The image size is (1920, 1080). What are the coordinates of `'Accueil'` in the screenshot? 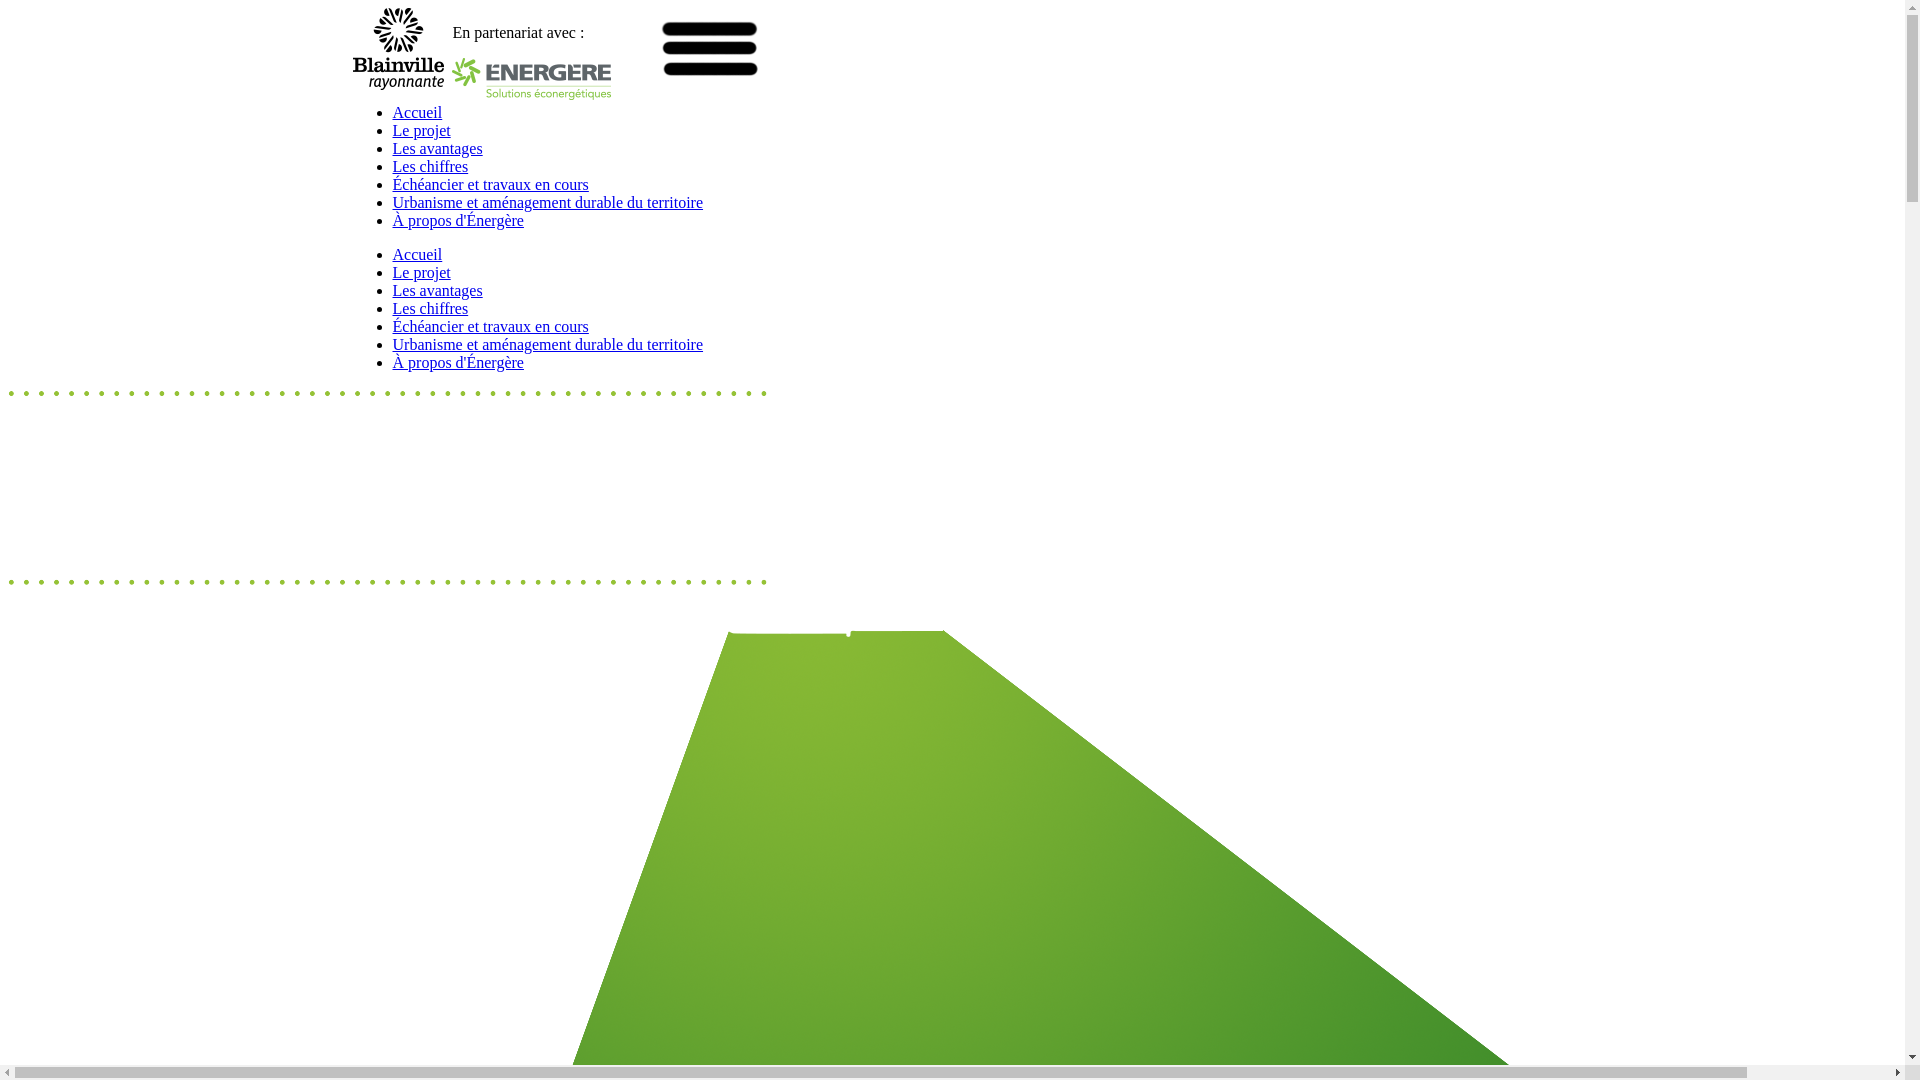 It's located at (416, 112).